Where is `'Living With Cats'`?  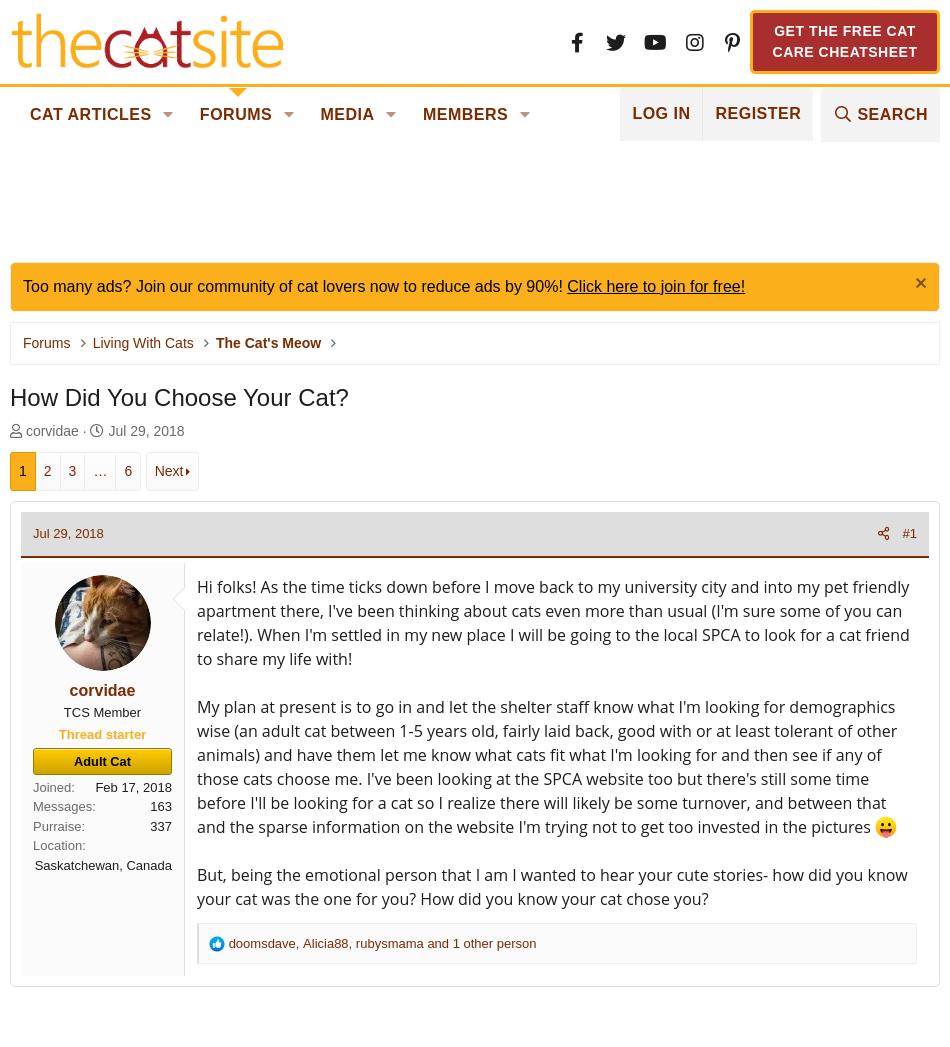 'Living With Cats' is located at coordinates (142, 342).